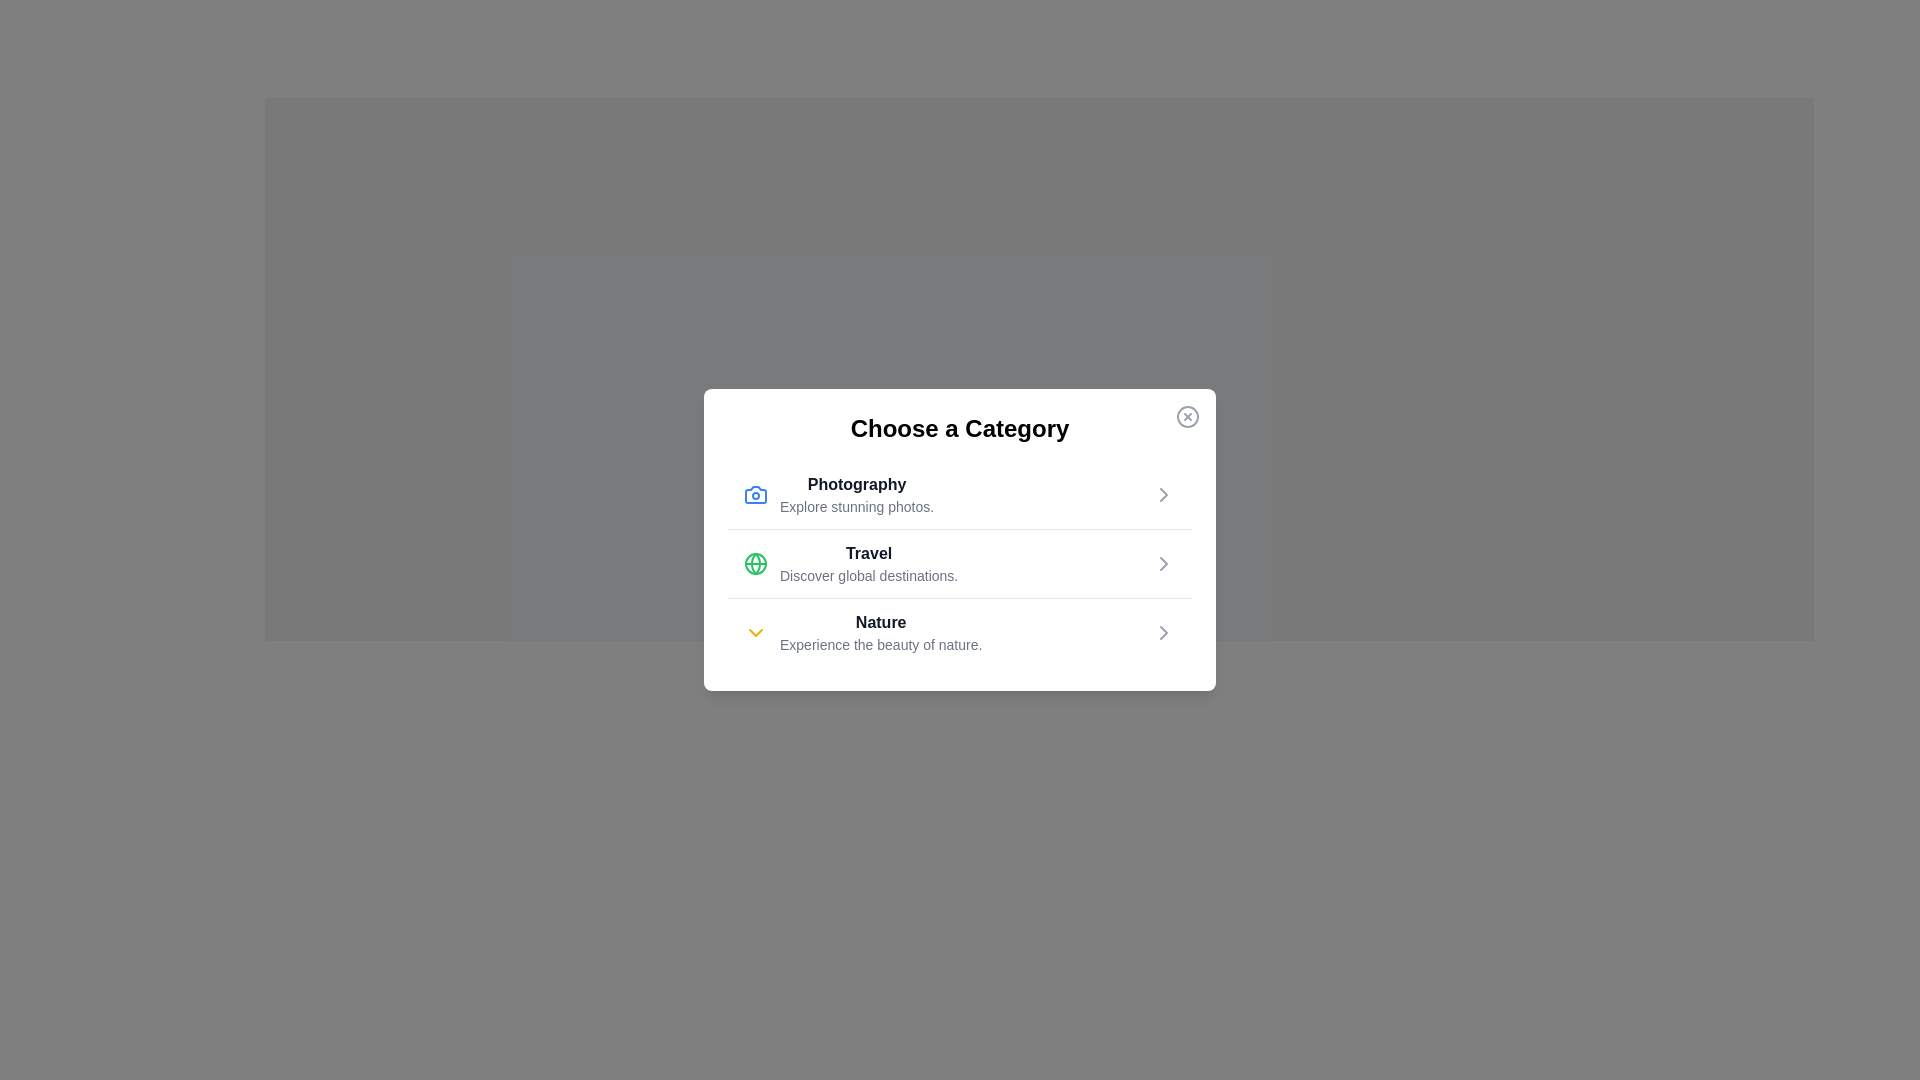 The height and width of the screenshot is (1080, 1920). What do you see at coordinates (754, 494) in the screenshot?
I see `the 'Photography' icon, which is the leftmost component in the first row of the selection area` at bounding box center [754, 494].